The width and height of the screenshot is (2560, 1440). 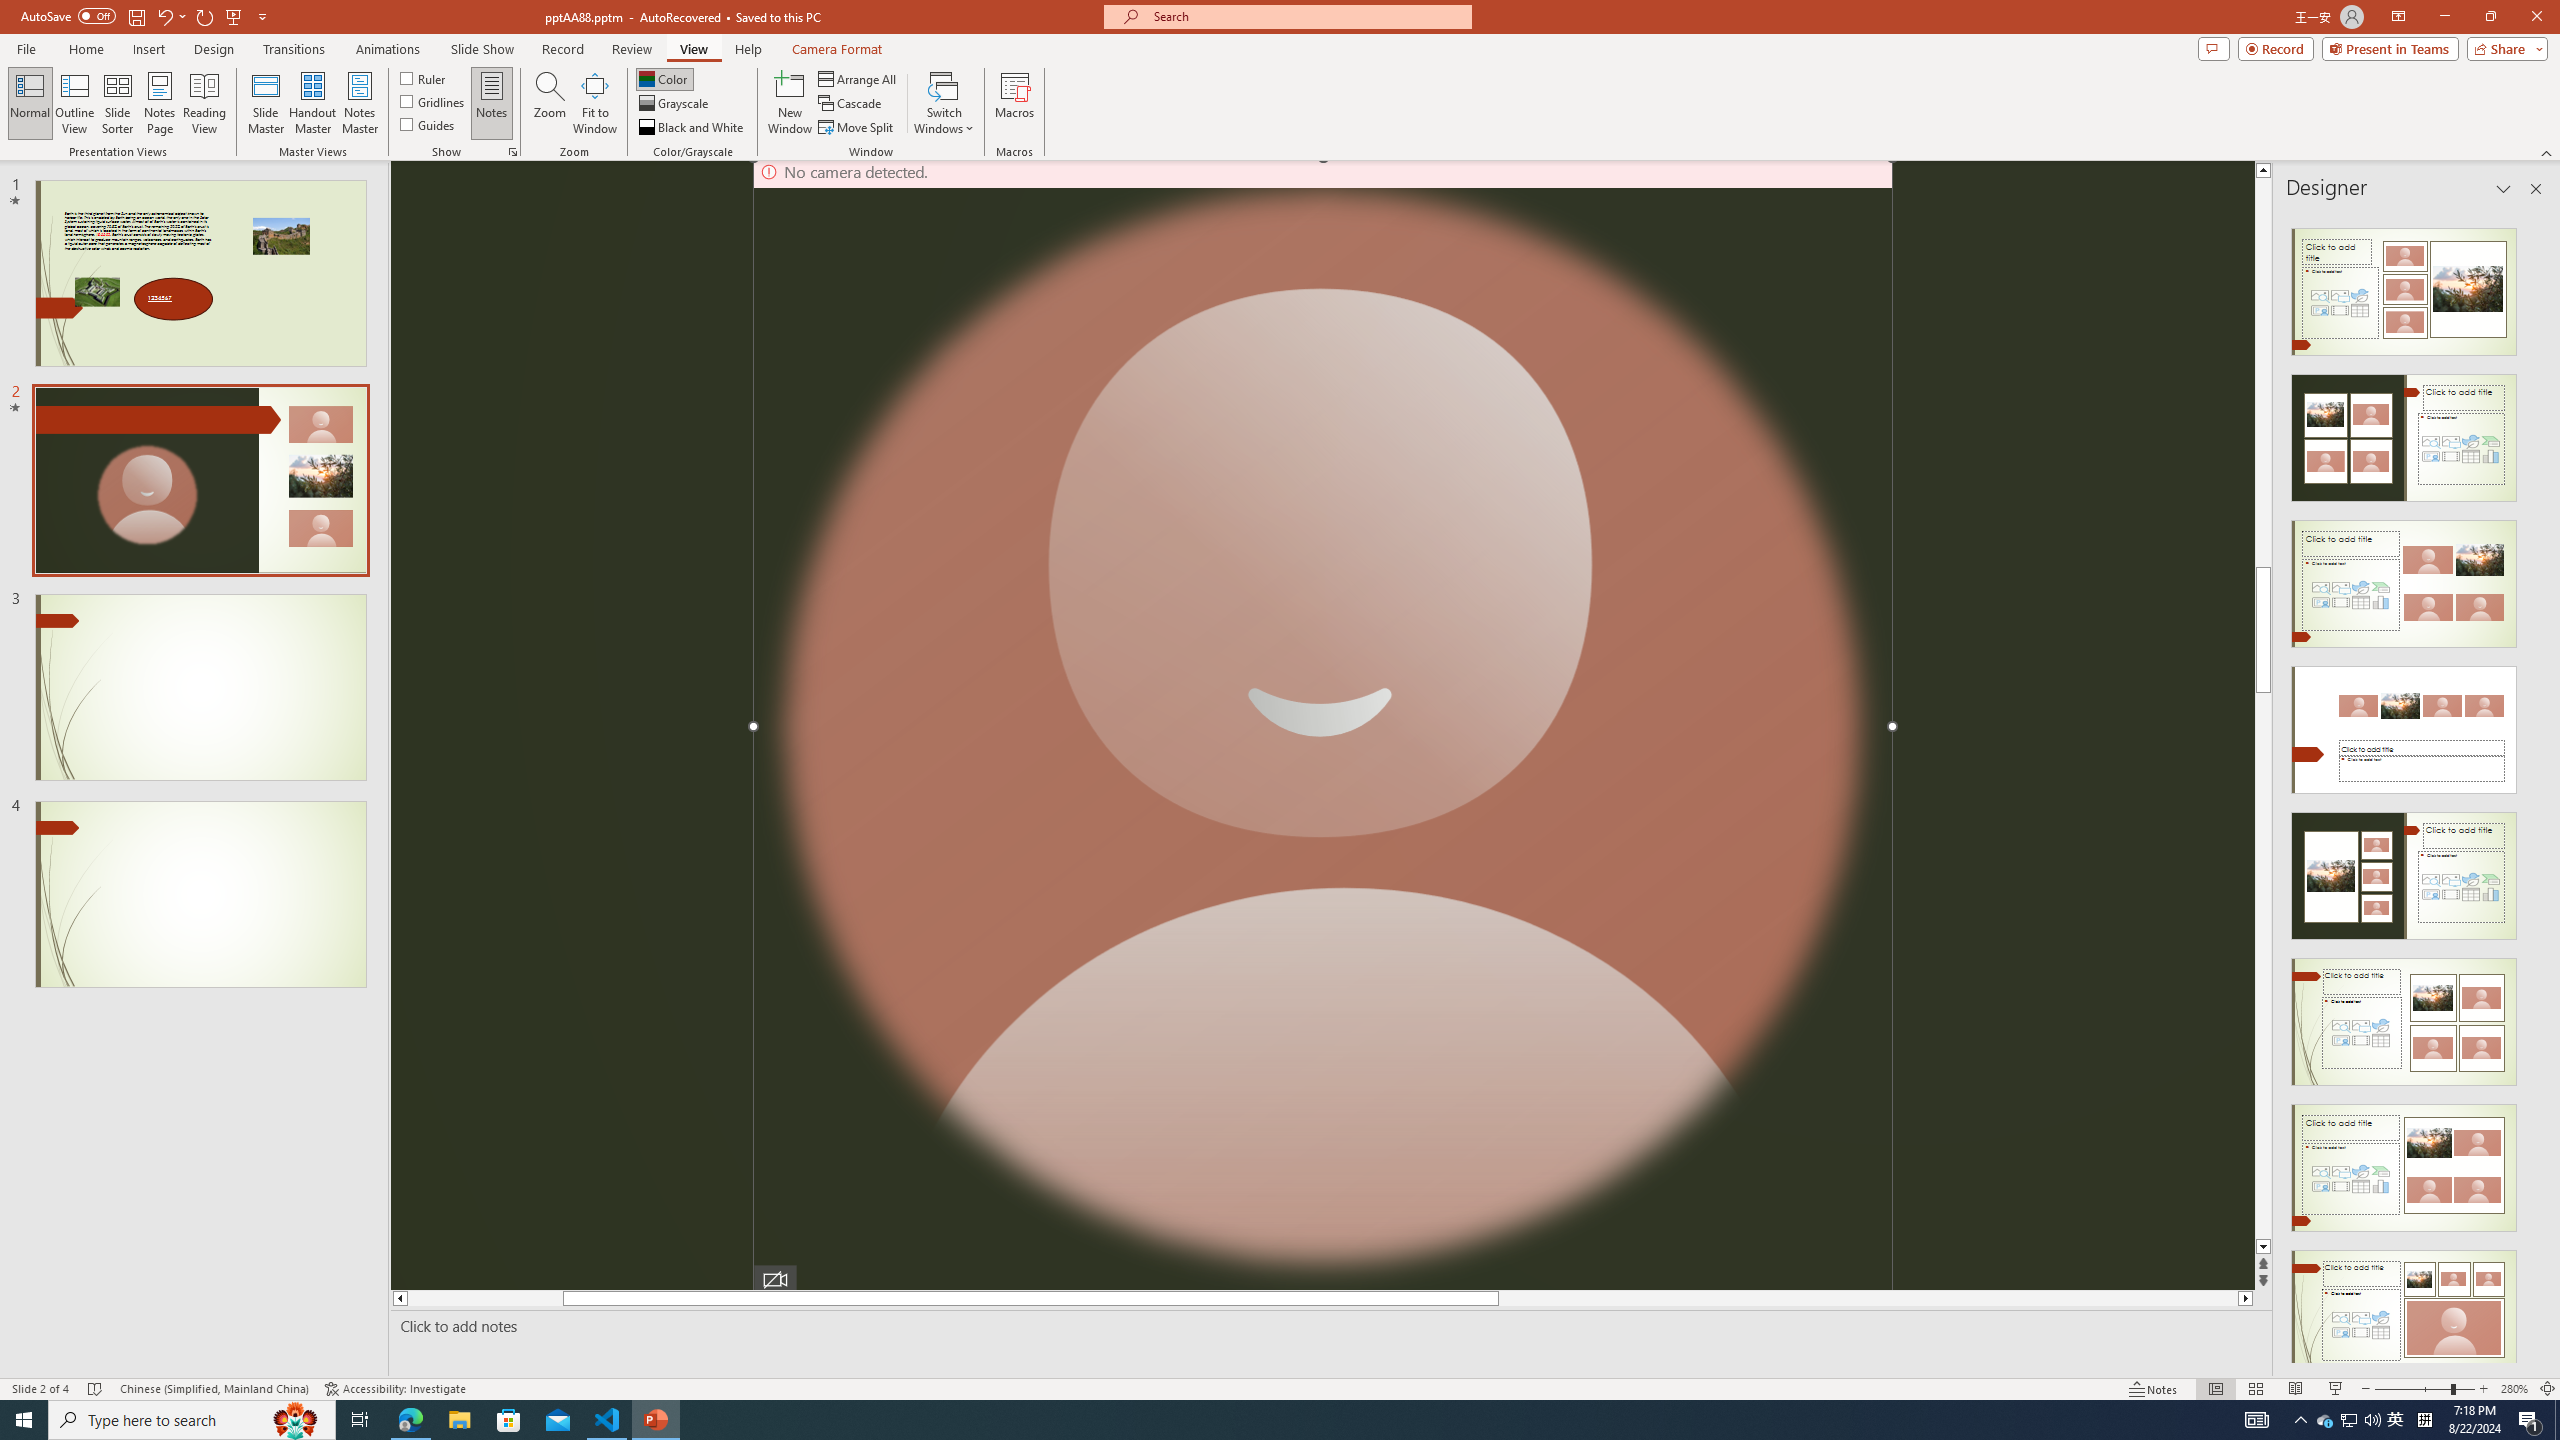 I want to click on 'Share', so click(x=2502, y=47).